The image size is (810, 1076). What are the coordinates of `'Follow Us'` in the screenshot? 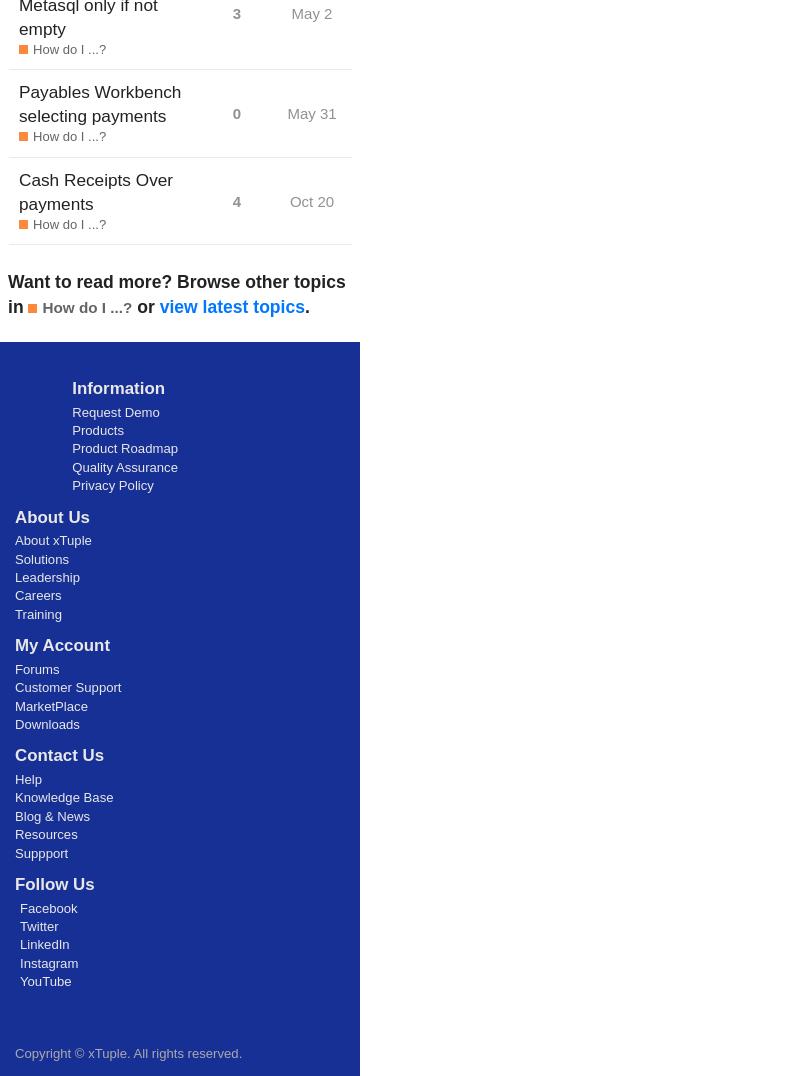 It's located at (54, 883).